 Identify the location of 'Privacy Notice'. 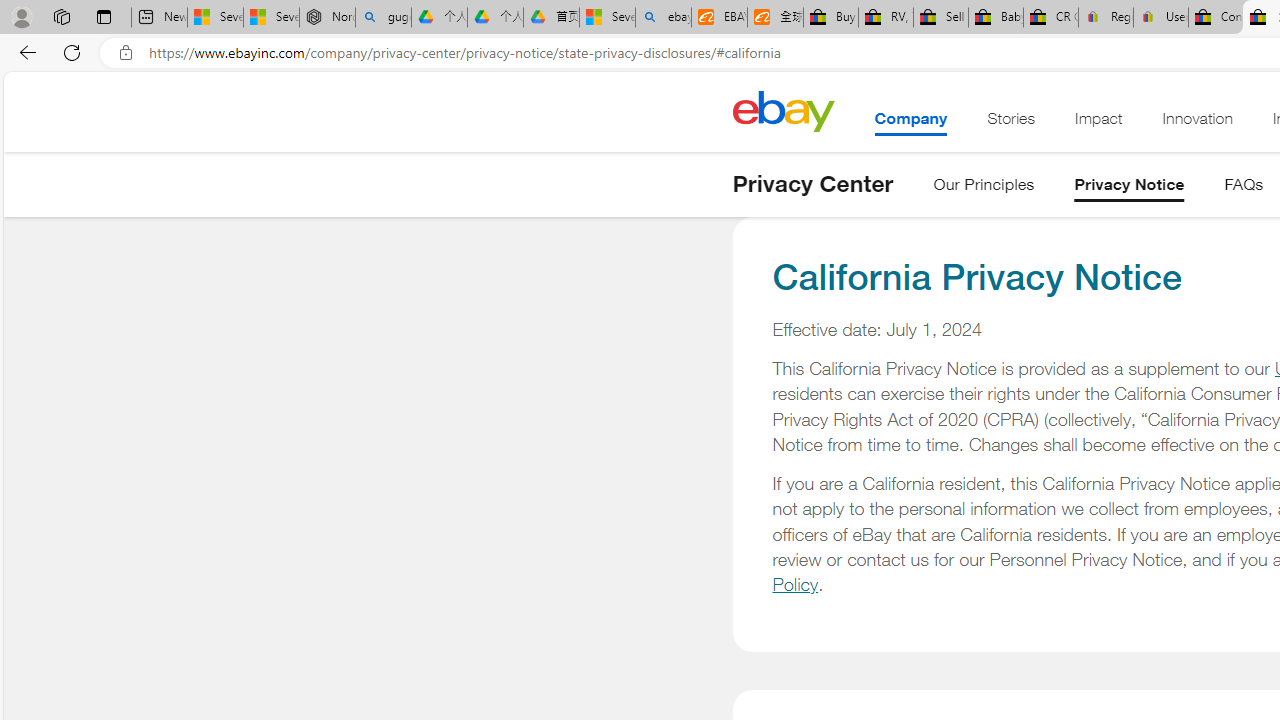
(1129, 188).